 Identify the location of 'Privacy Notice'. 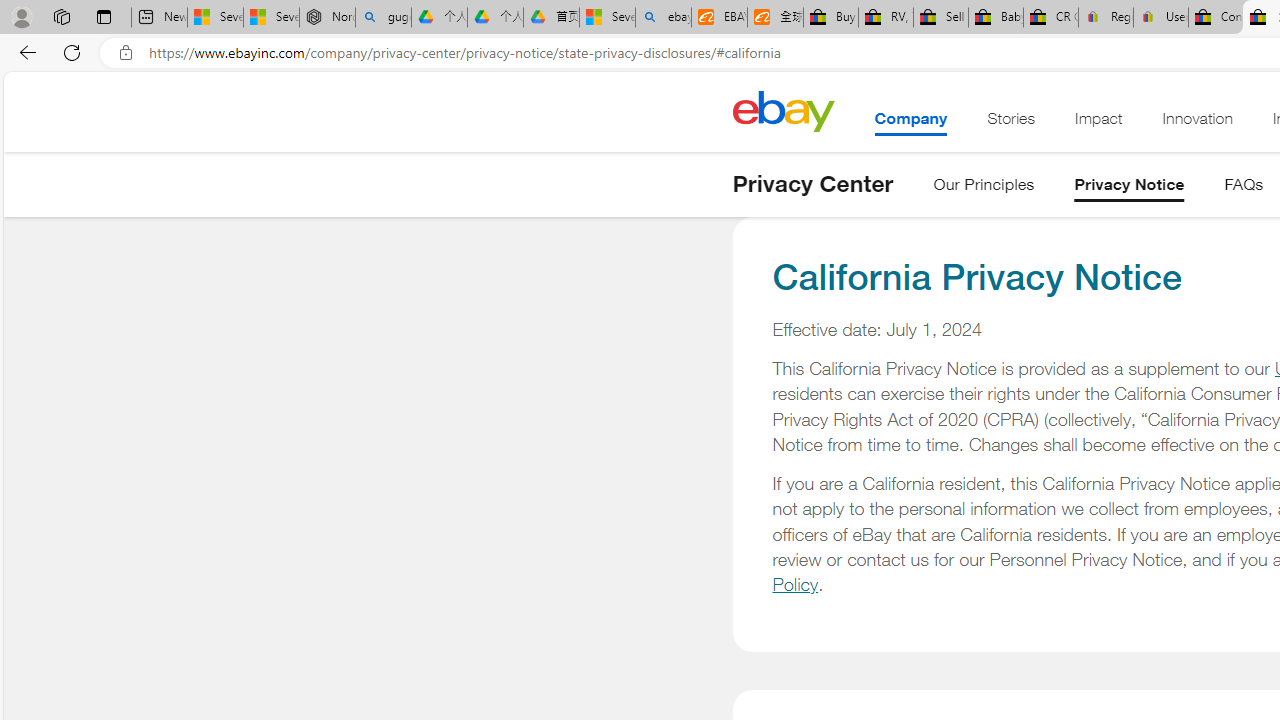
(1129, 188).